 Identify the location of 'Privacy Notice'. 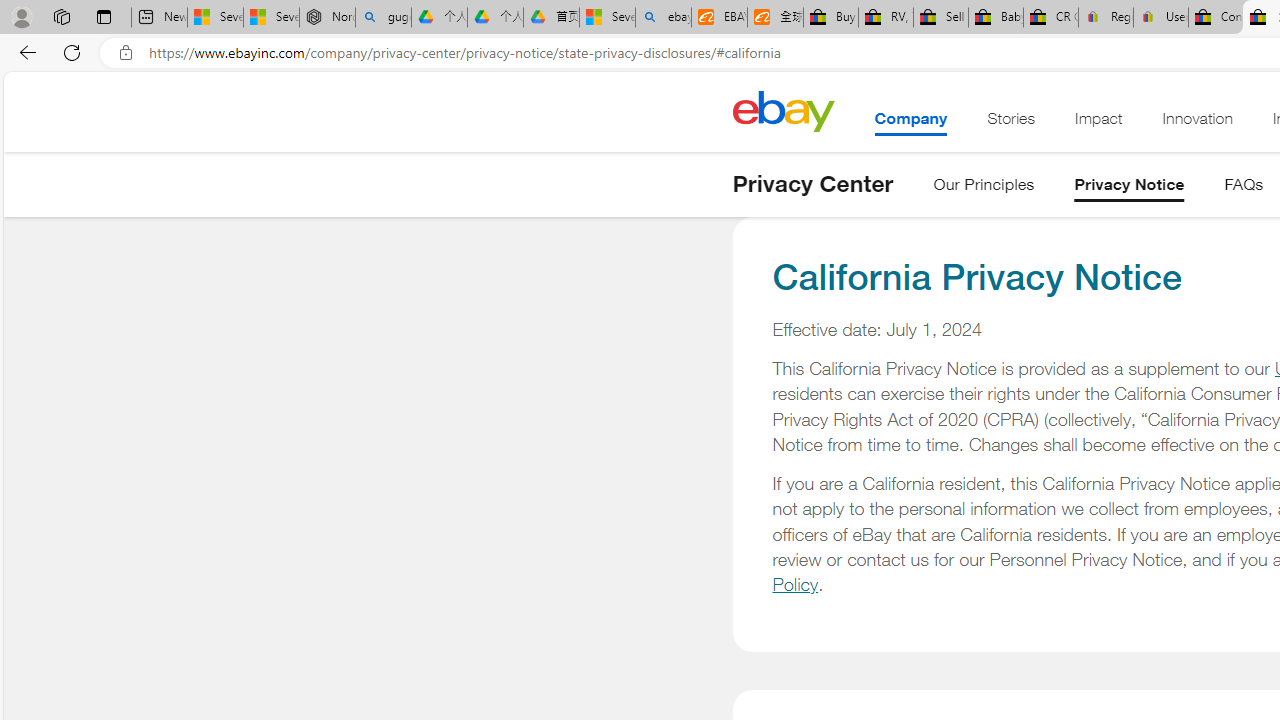
(1129, 188).